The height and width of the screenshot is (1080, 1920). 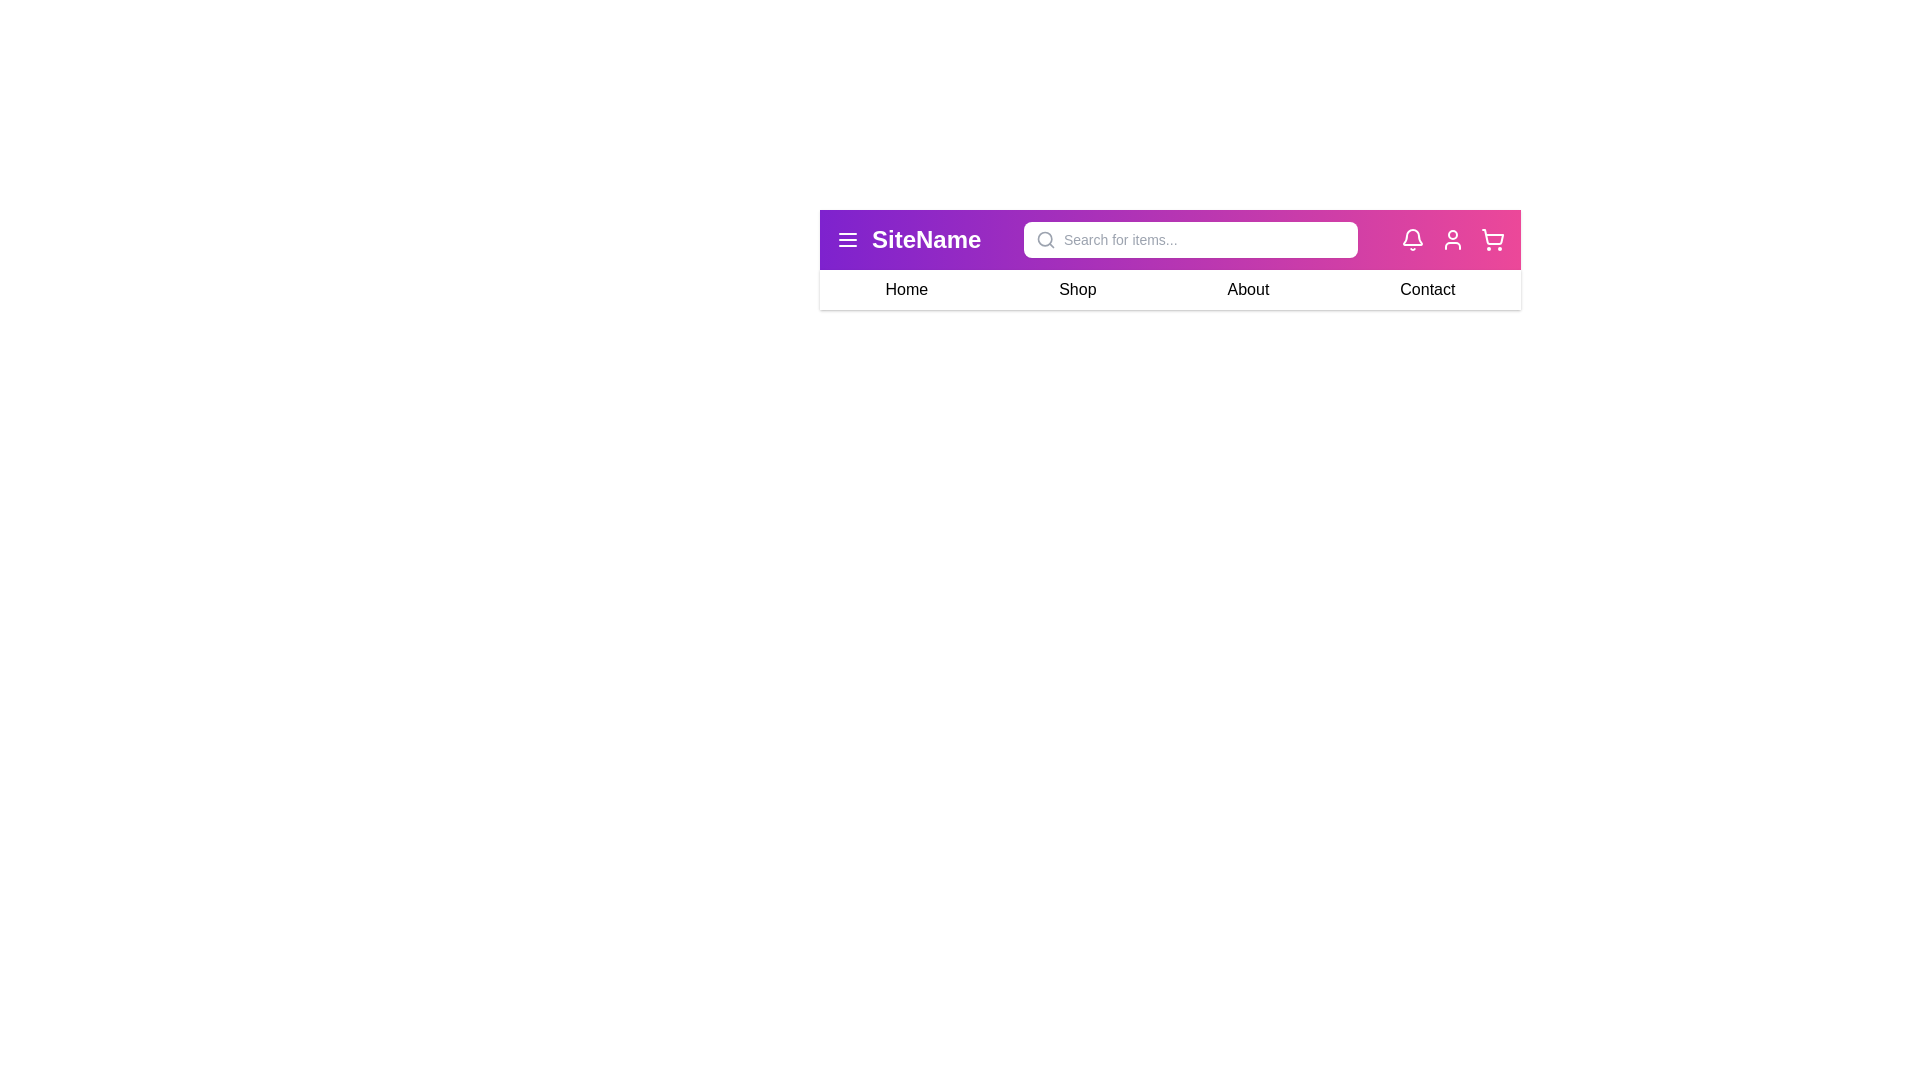 I want to click on the navigation menu item labeled About, so click(x=1247, y=289).